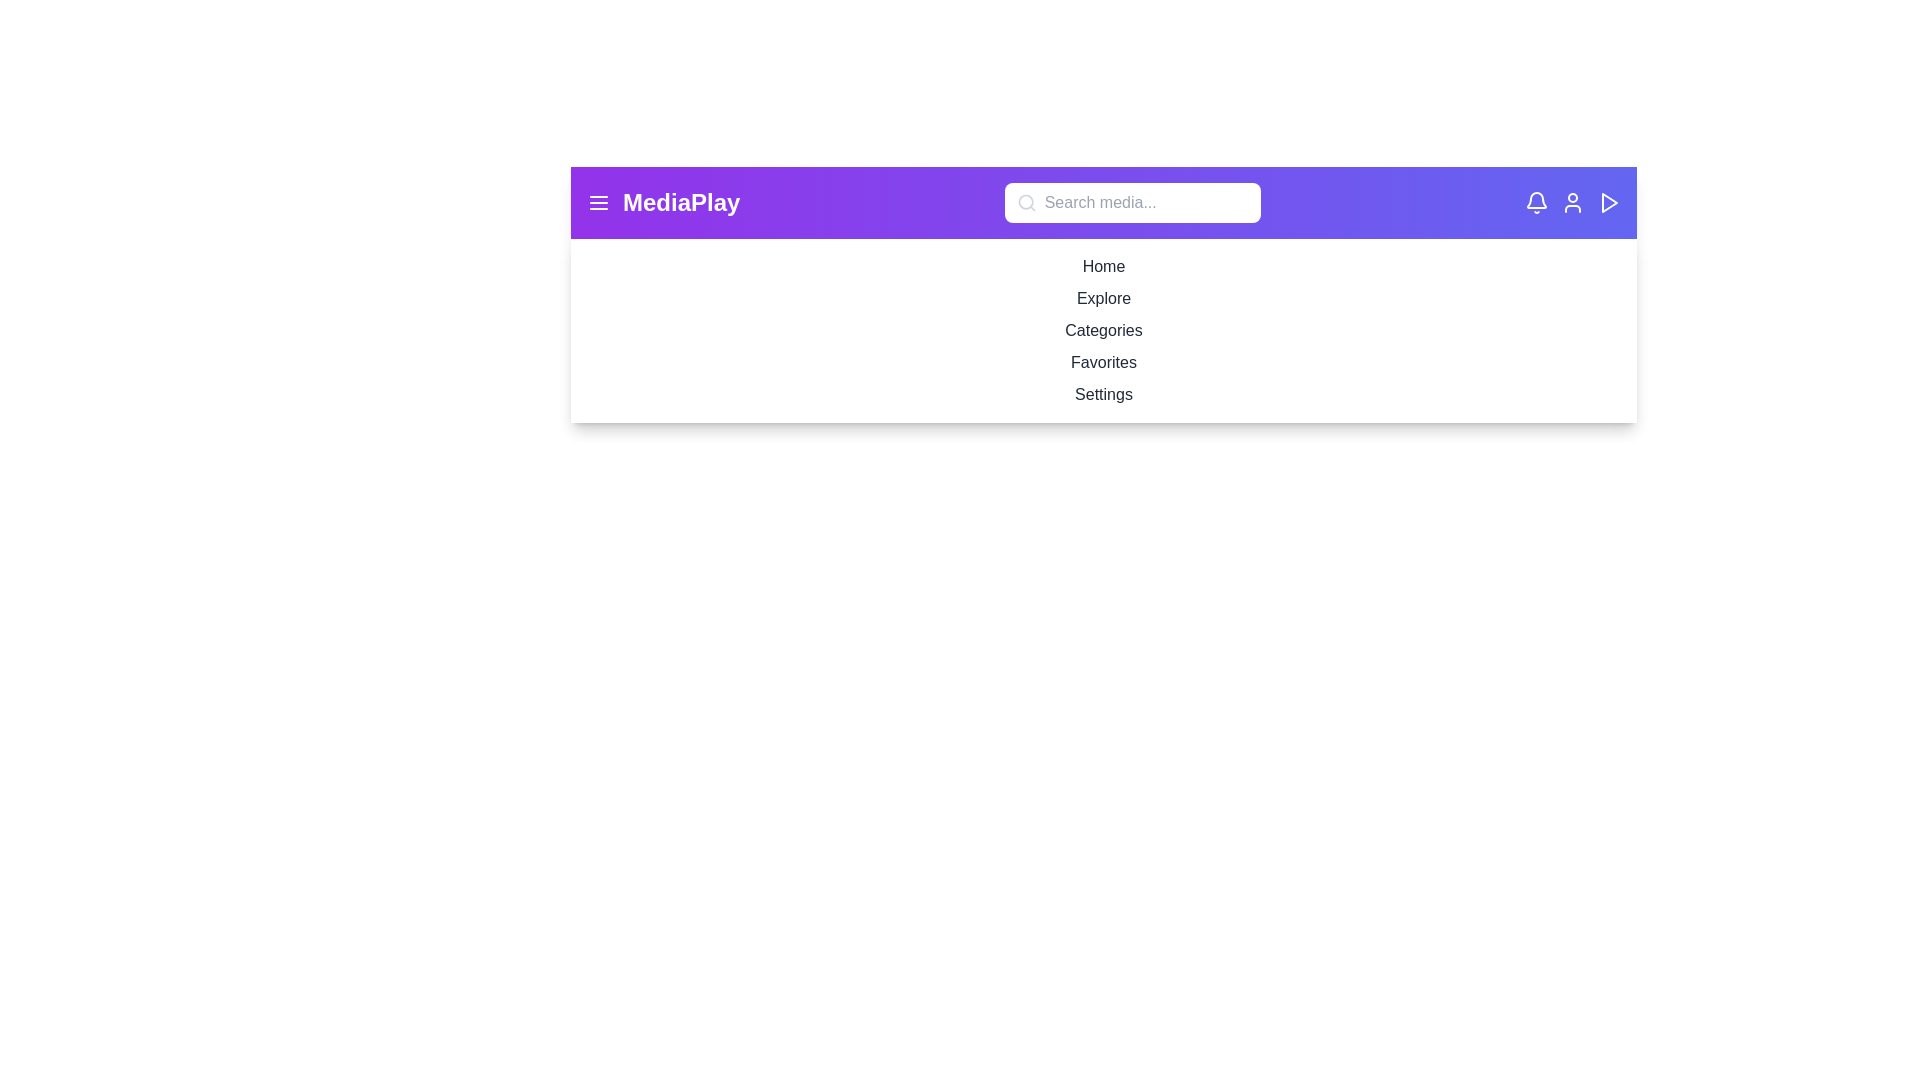 The height and width of the screenshot is (1080, 1920). I want to click on the notification icon located, so click(1535, 200).